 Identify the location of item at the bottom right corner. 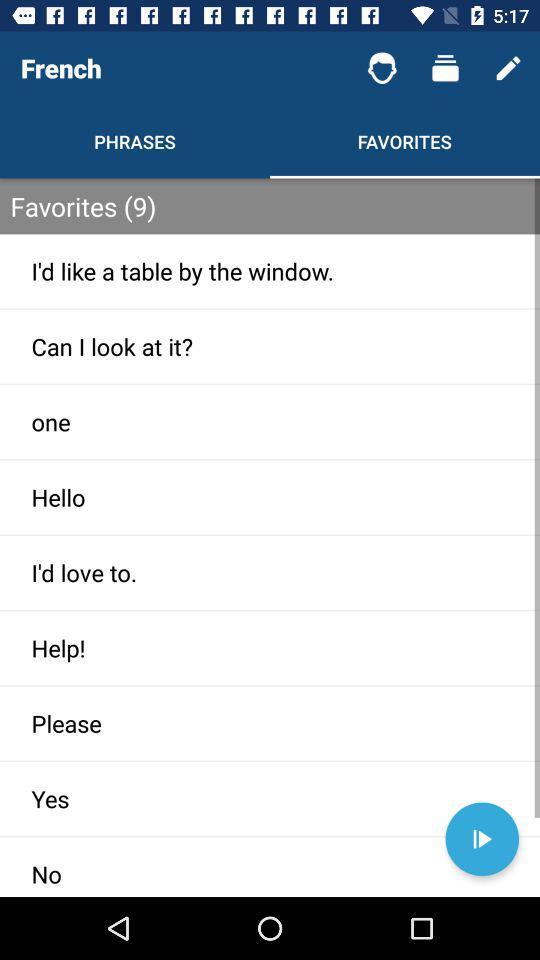
(481, 839).